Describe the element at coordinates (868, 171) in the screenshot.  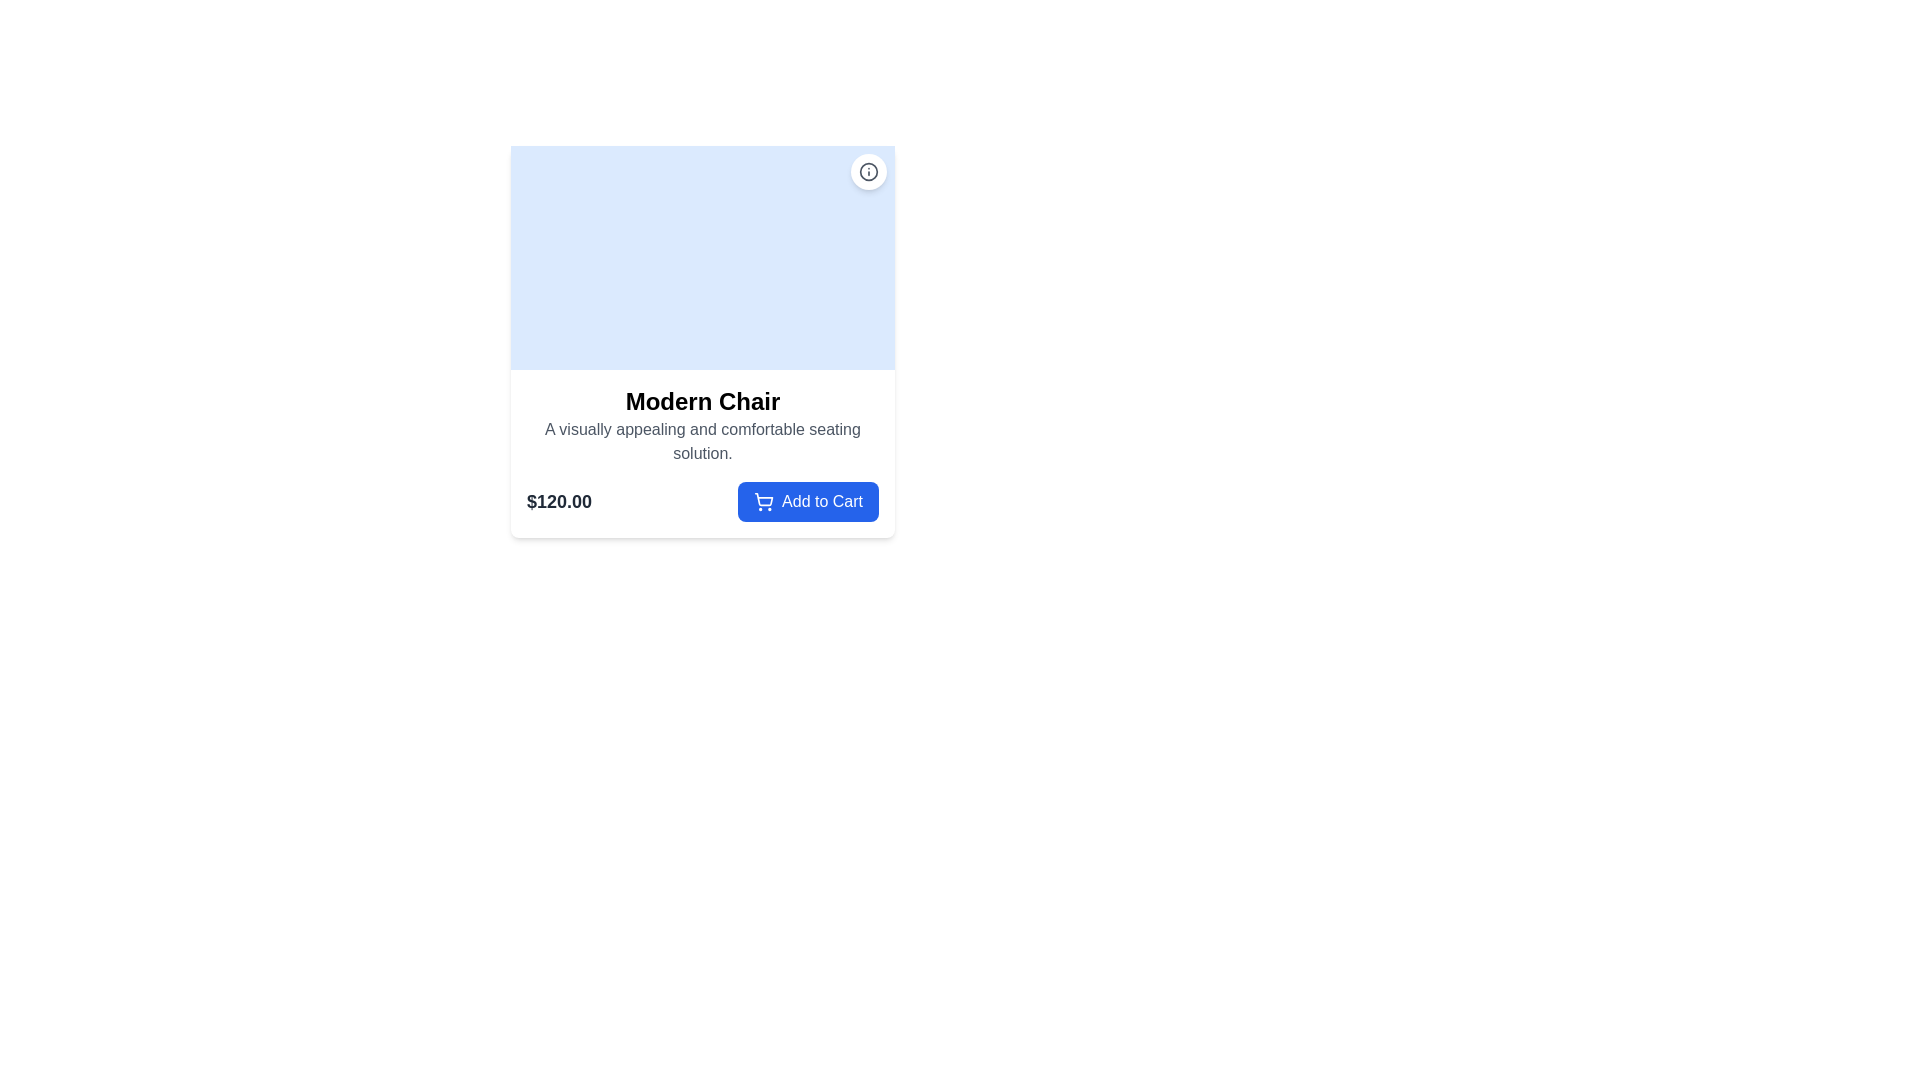
I see `the interactive informational icon located at the top-right corner of the card with a light blue background` at that location.